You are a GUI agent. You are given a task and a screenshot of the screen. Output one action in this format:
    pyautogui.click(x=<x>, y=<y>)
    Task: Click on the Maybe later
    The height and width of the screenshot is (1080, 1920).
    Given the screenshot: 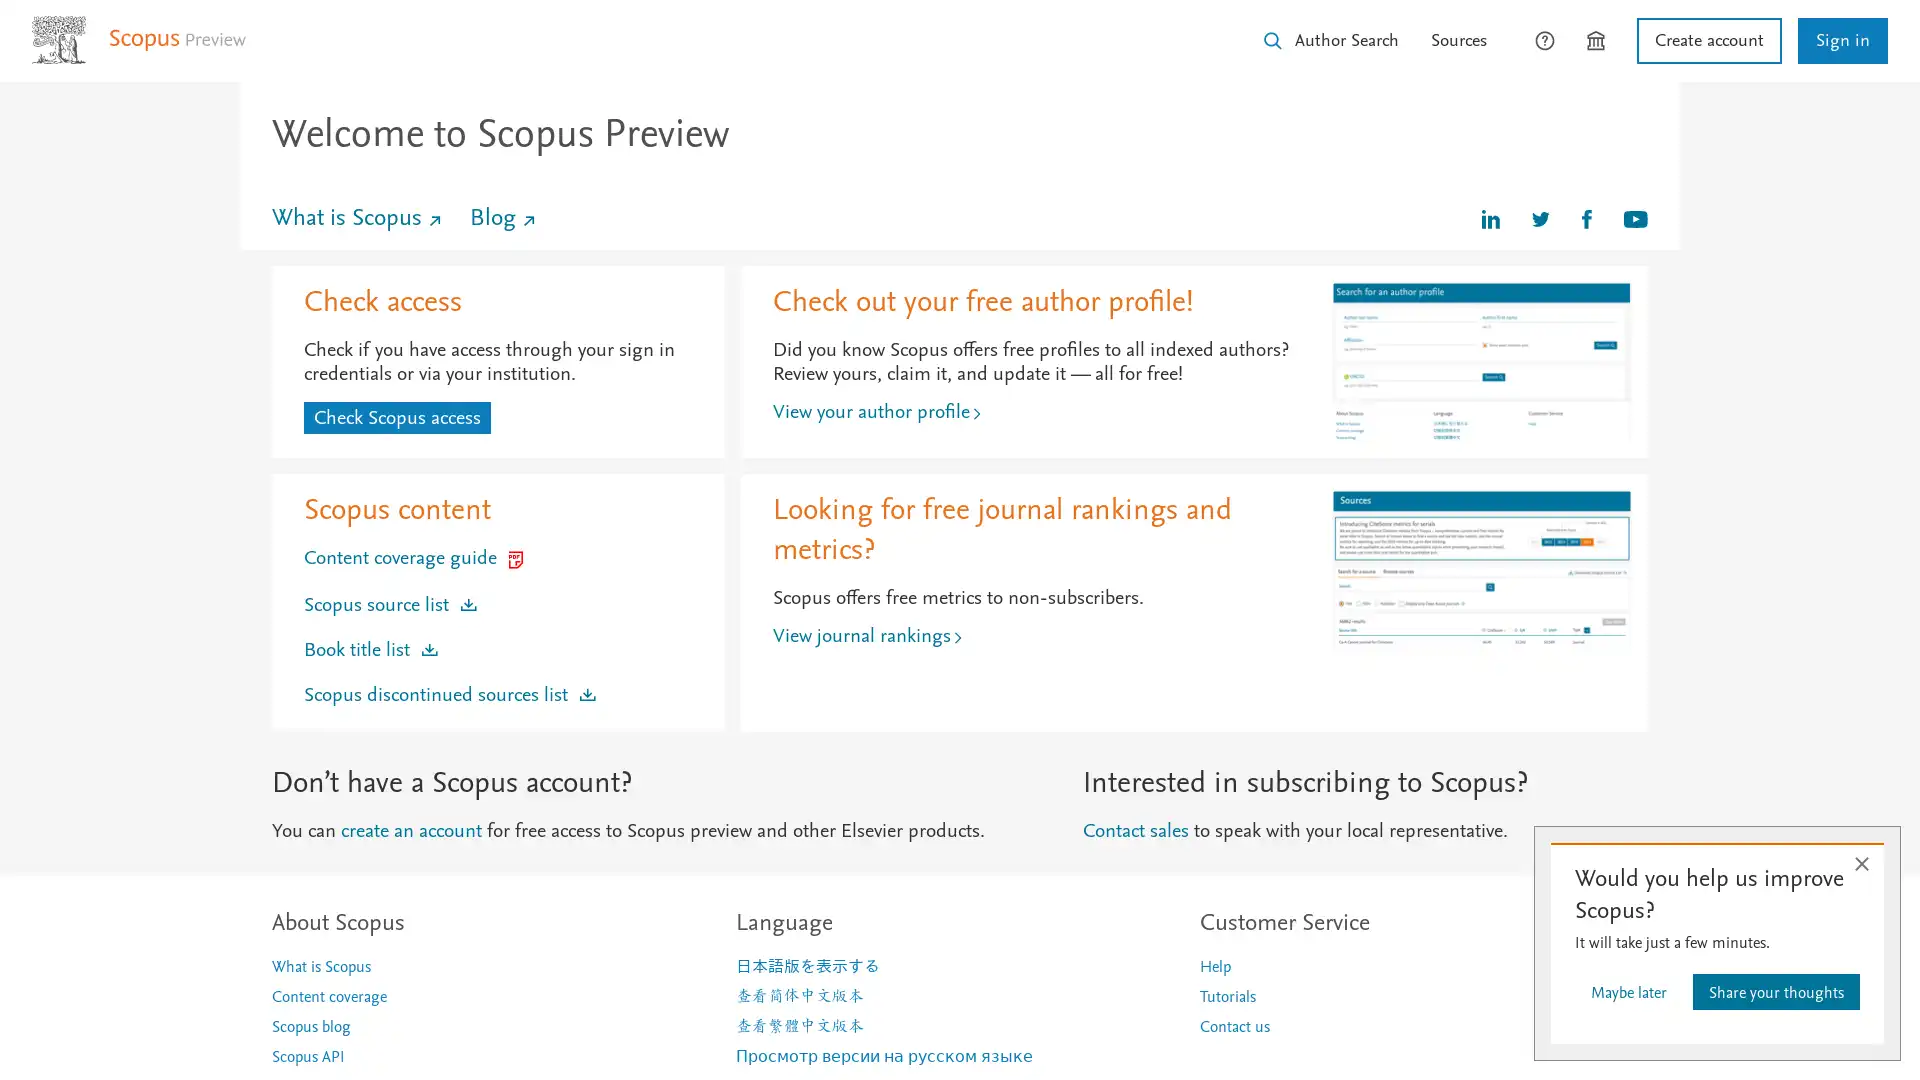 What is the action you would take?
    pyautogui.click(x=1628, y=991)
    